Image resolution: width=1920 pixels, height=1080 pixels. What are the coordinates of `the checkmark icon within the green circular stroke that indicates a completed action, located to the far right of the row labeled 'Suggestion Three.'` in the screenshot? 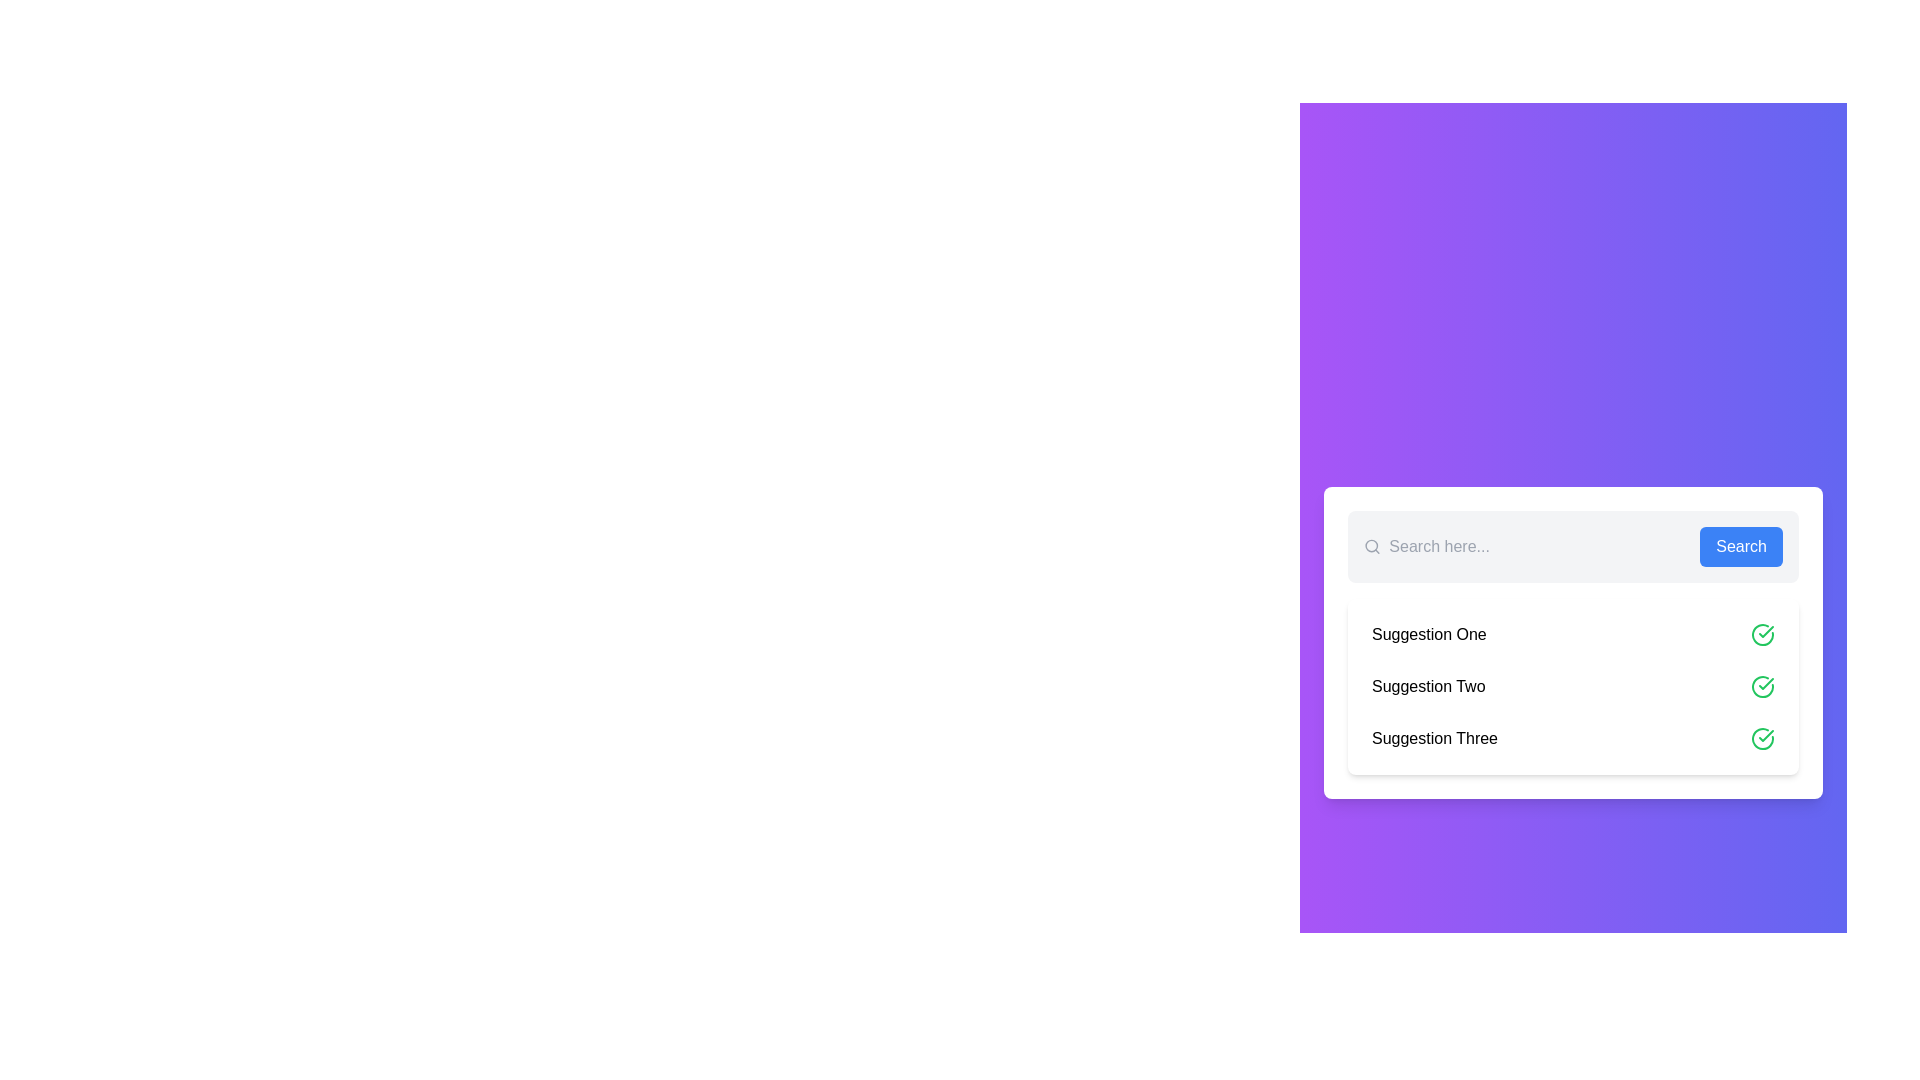 It's located at (1762, 739).